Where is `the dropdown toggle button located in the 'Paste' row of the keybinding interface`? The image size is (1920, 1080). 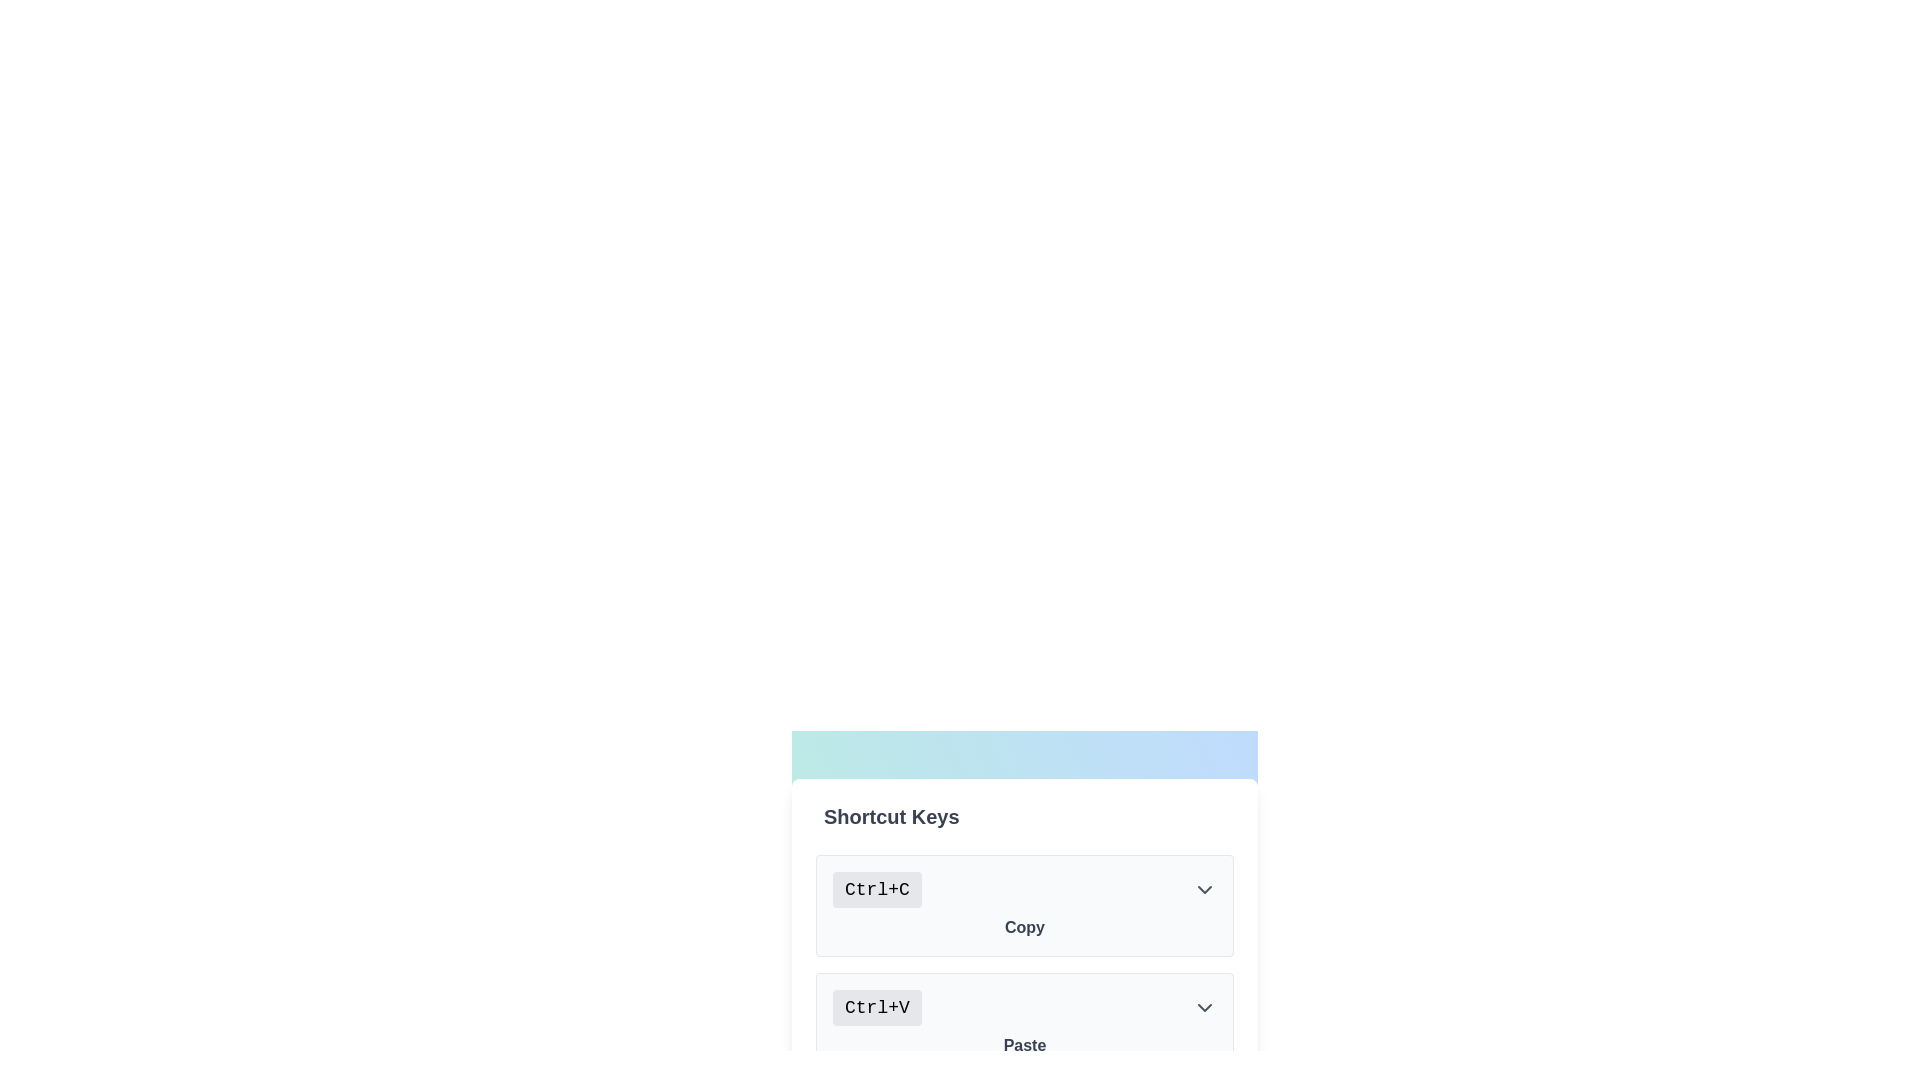
the dropdown toggle button located in the 'Paste' row of the keybinding interface is located at coordinates (1203, 1007).